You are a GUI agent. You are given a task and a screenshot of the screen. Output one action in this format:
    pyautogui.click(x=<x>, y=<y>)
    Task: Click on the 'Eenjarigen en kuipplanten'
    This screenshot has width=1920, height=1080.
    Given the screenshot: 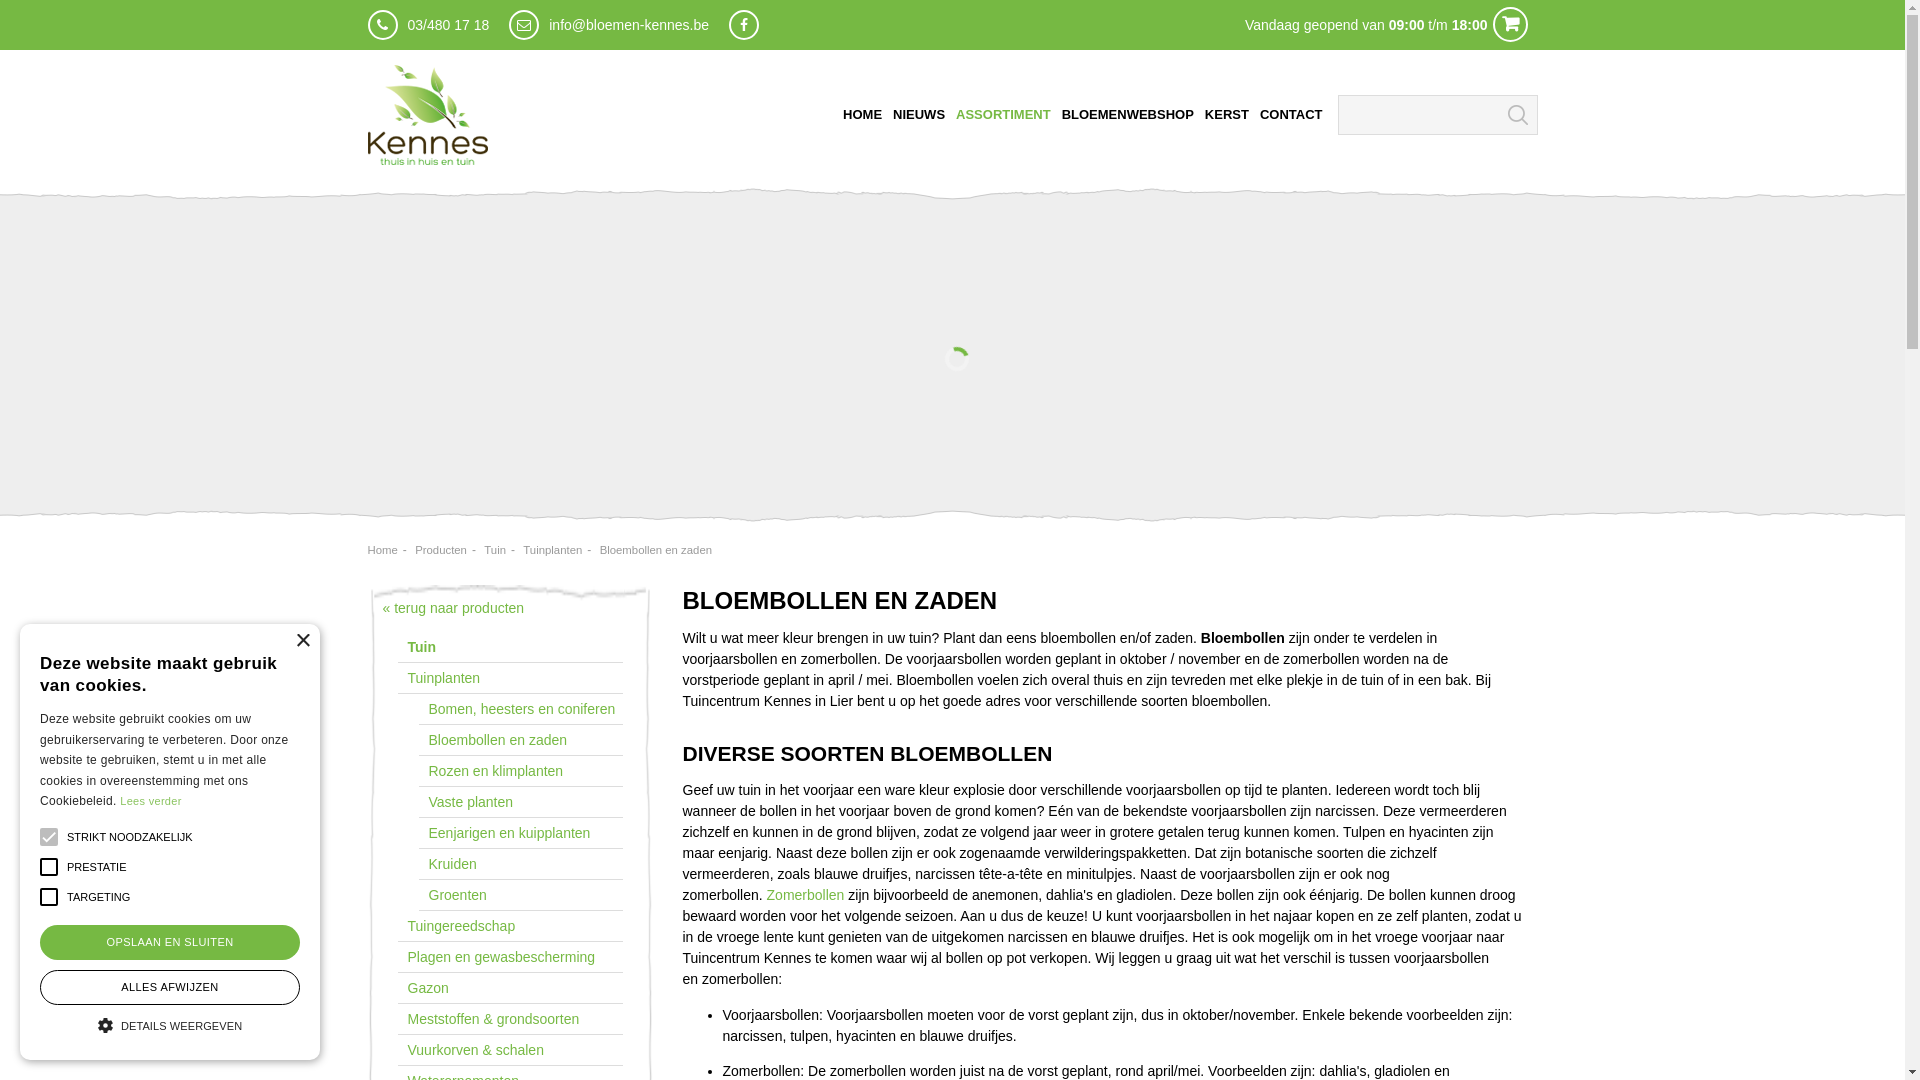 What is the action you would take?
    pyautogui.click(x=416, y=833)
    